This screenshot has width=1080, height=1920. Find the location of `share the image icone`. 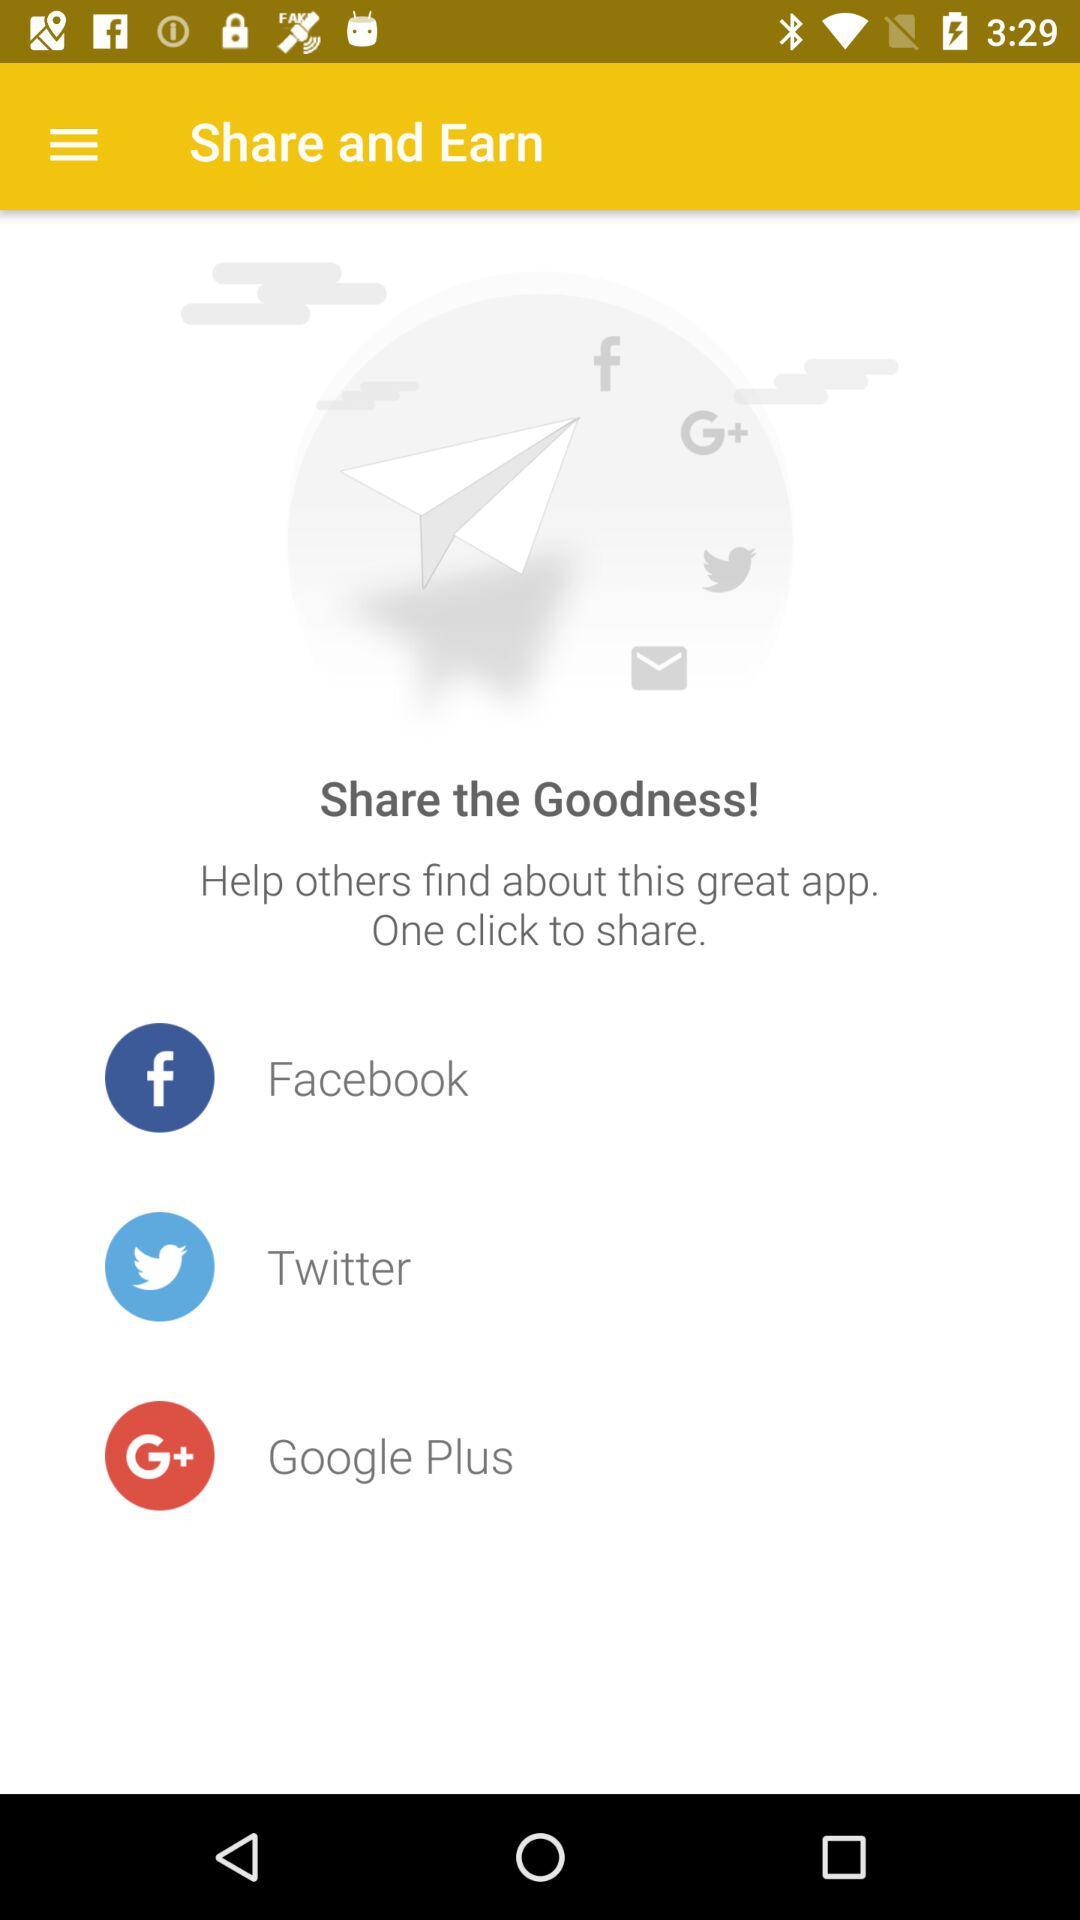

share the image icone is located at coordinates (538, 500).